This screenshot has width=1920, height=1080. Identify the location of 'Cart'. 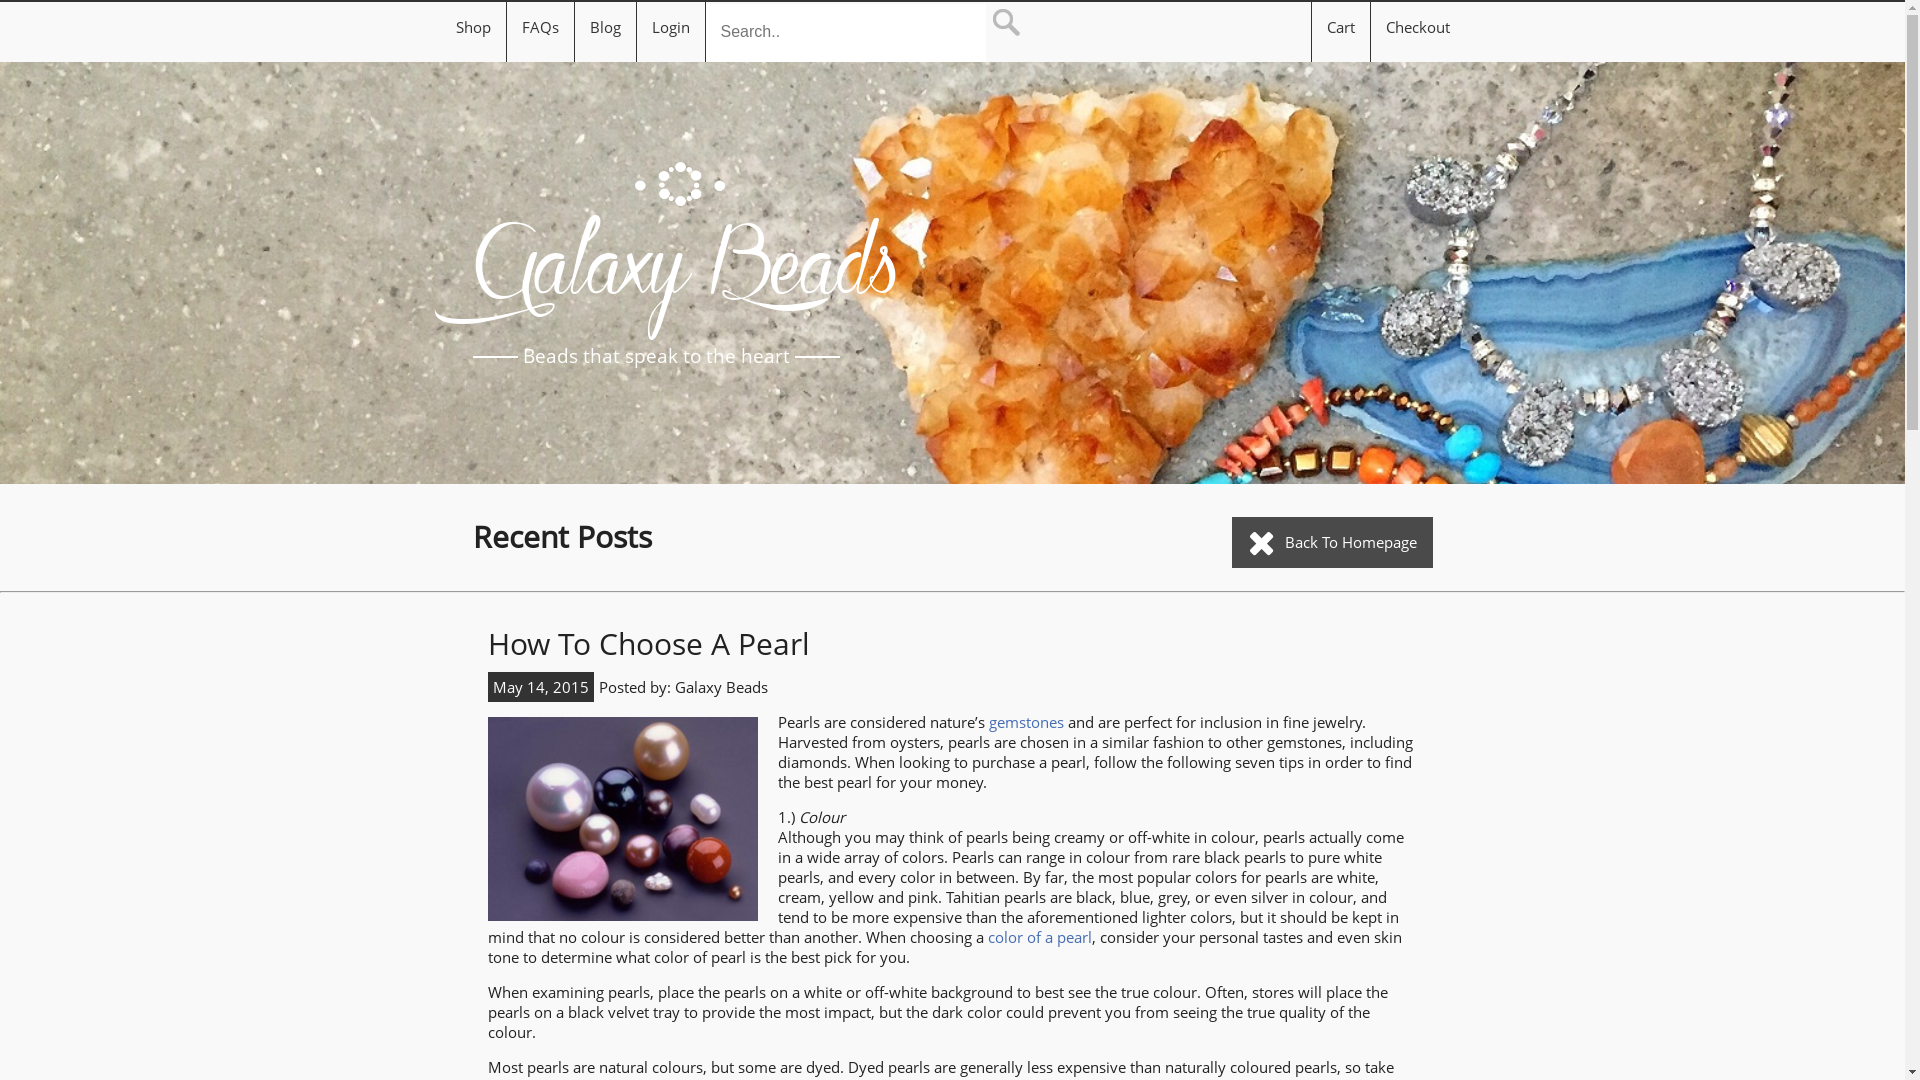
(1325, 31).